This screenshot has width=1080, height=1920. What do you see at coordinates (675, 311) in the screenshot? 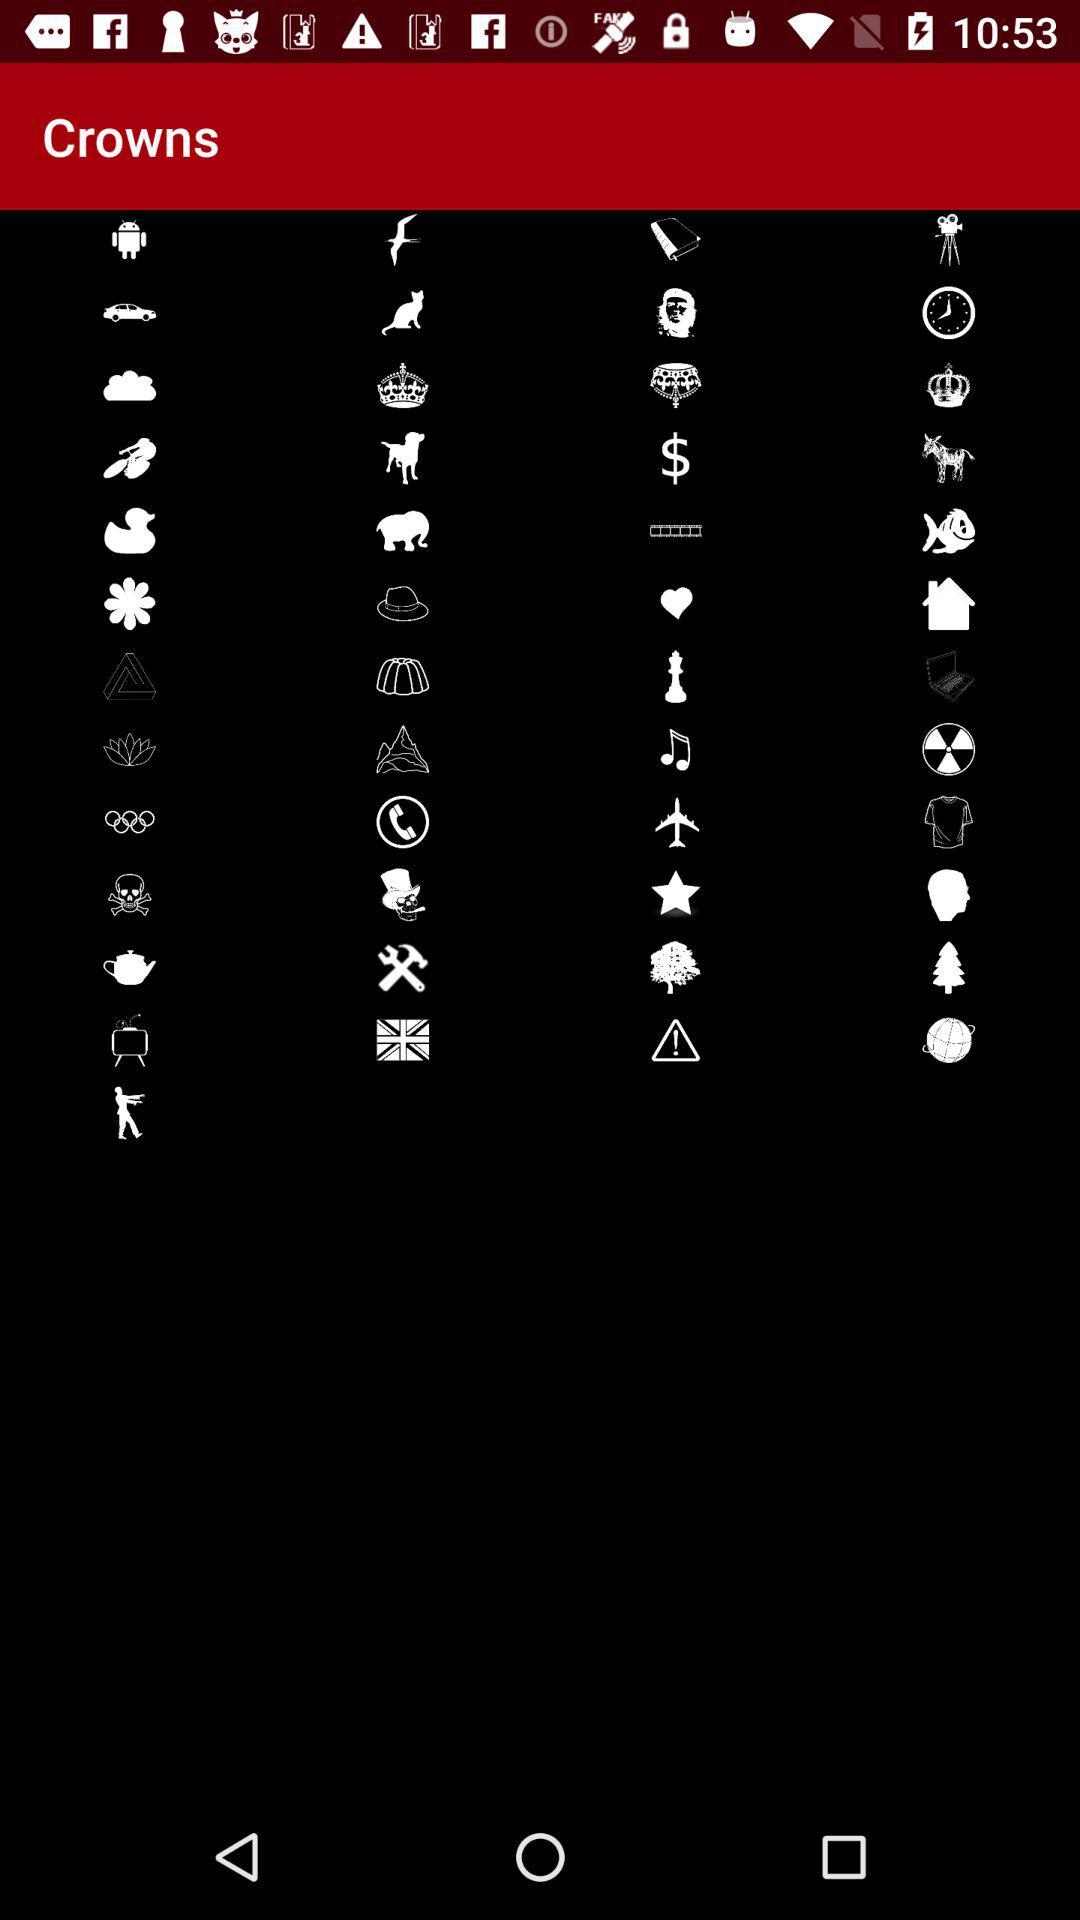
I see `the third icon in the second row` at bounding box center [675, 311].